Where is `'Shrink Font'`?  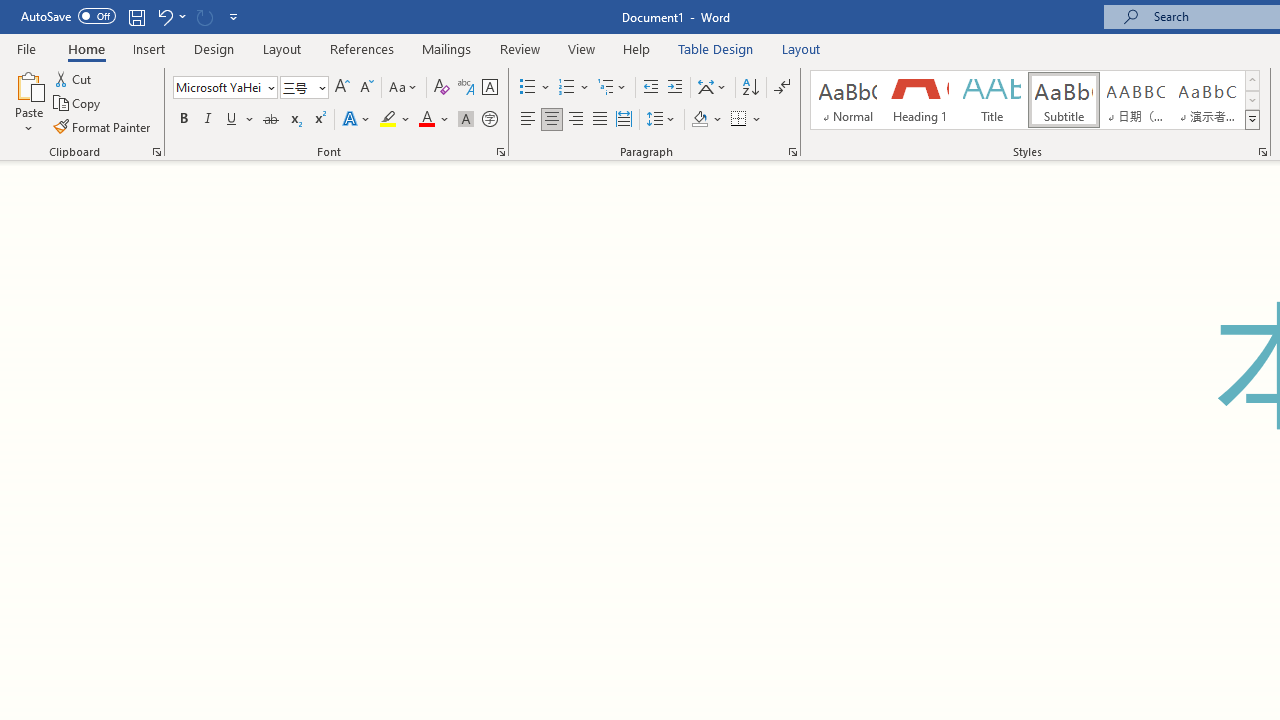
'Shrink Font' is located at coordinates (366, 86).